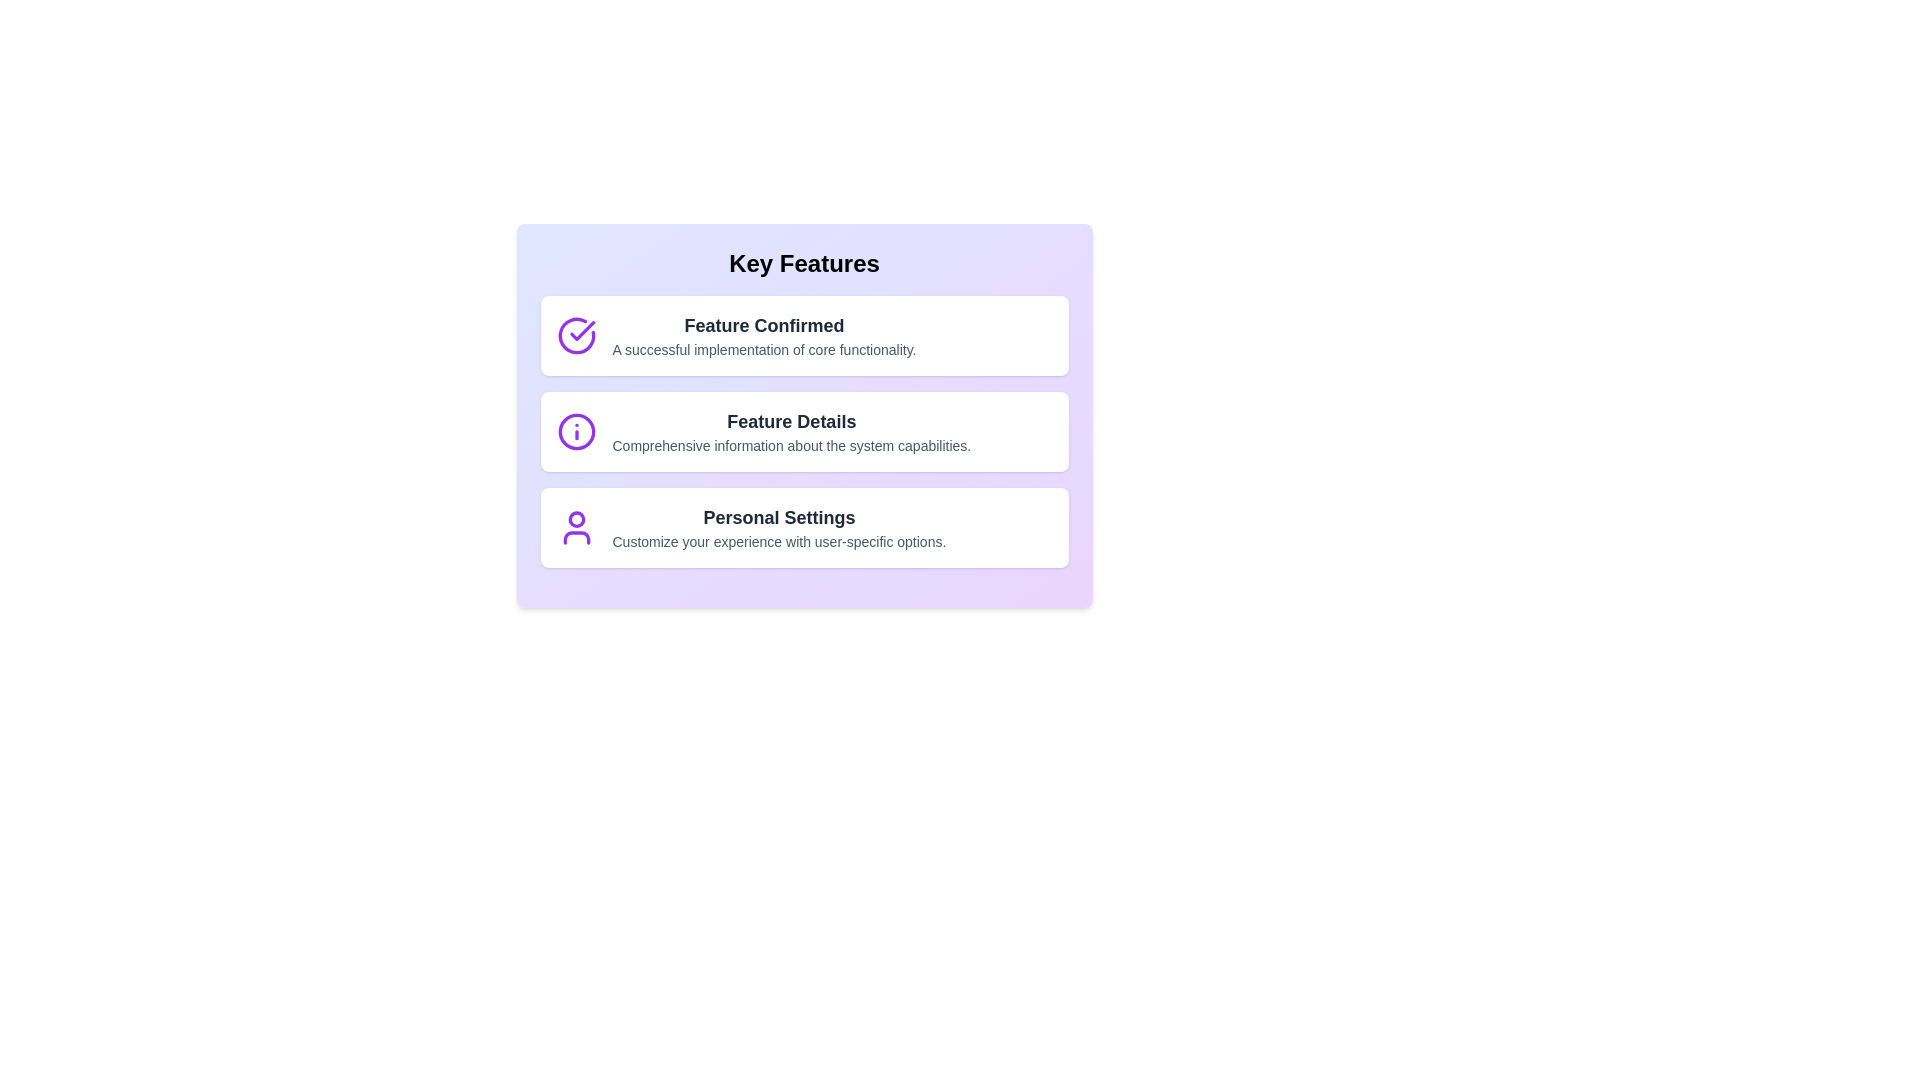  Describe the element at coordinates (575, 334) in the screenshot. I see `the icon corresponding to Feature Confirmed to interact with it` at that location.